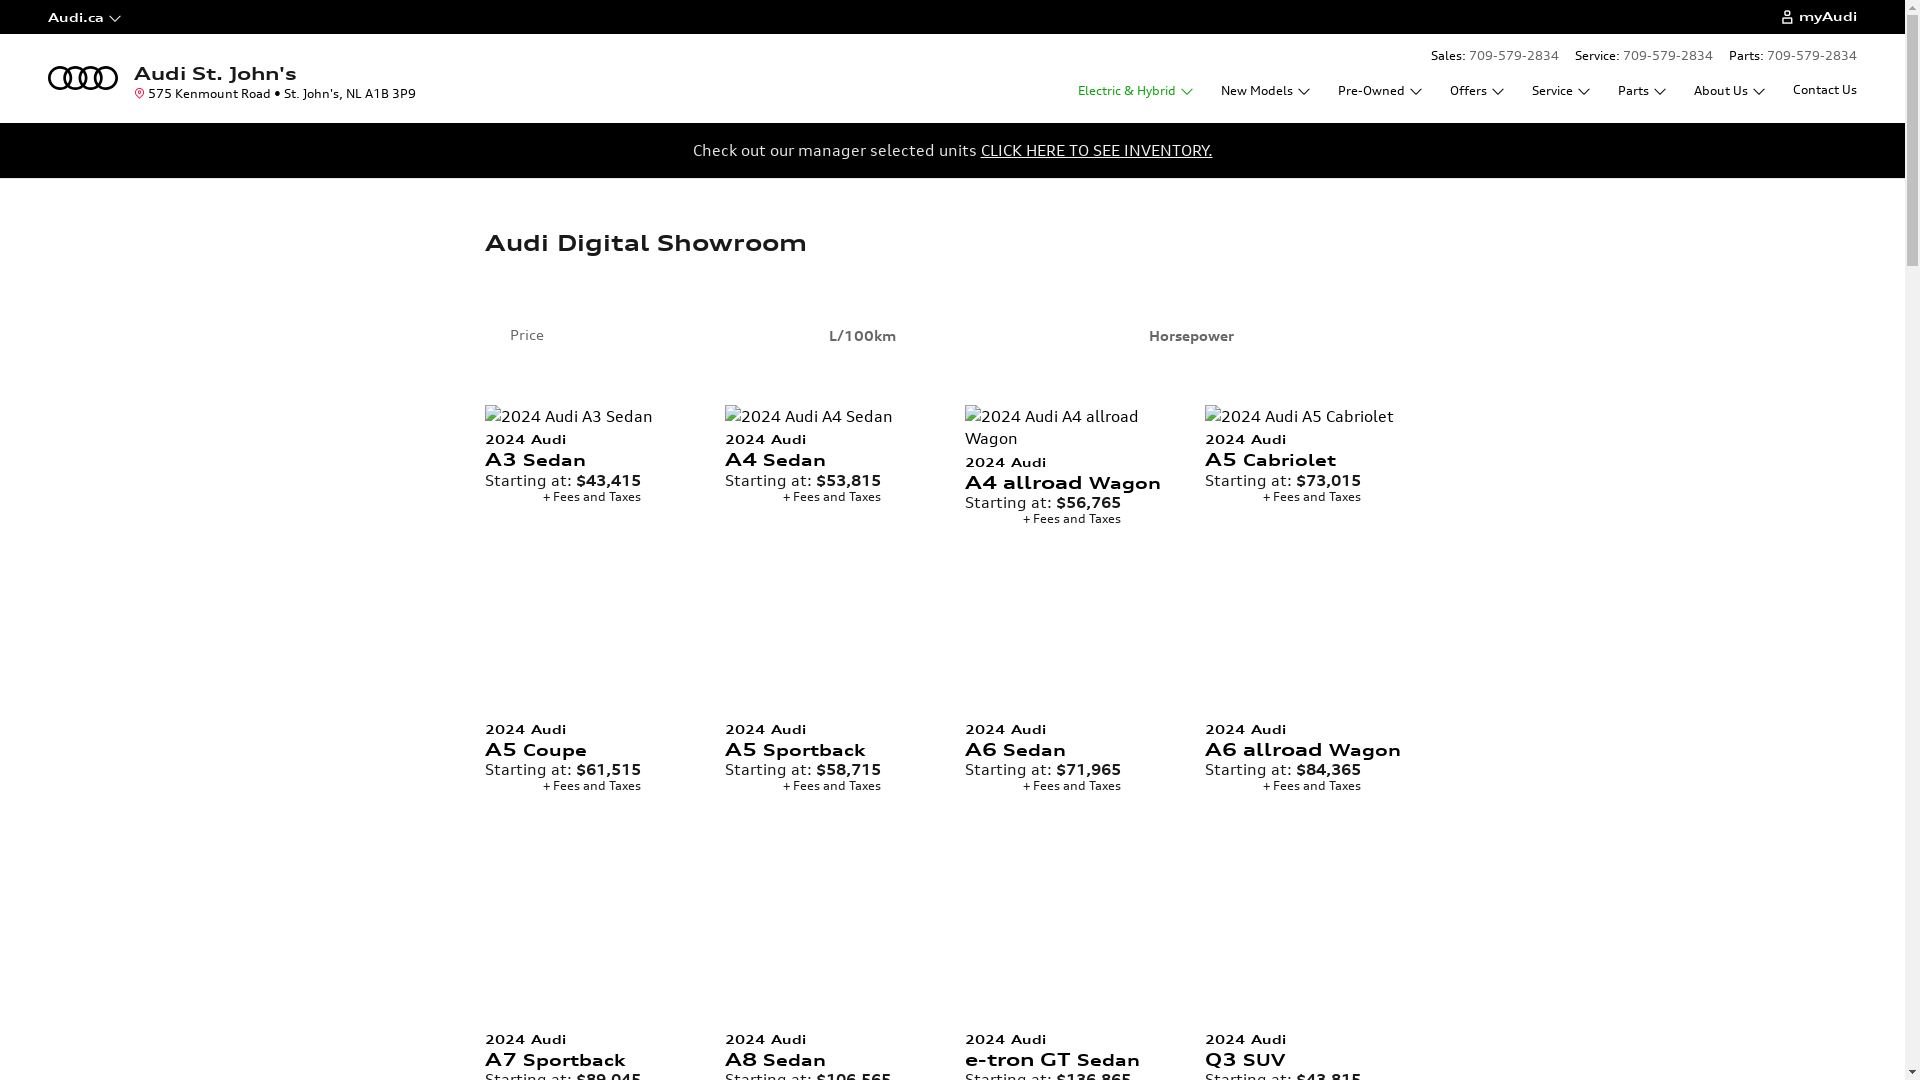 The image size is (1920, 1080). Describe the element at coordinates (1135, 90) in the screenshot. I see `'Electric & Hybrid'` at that location.